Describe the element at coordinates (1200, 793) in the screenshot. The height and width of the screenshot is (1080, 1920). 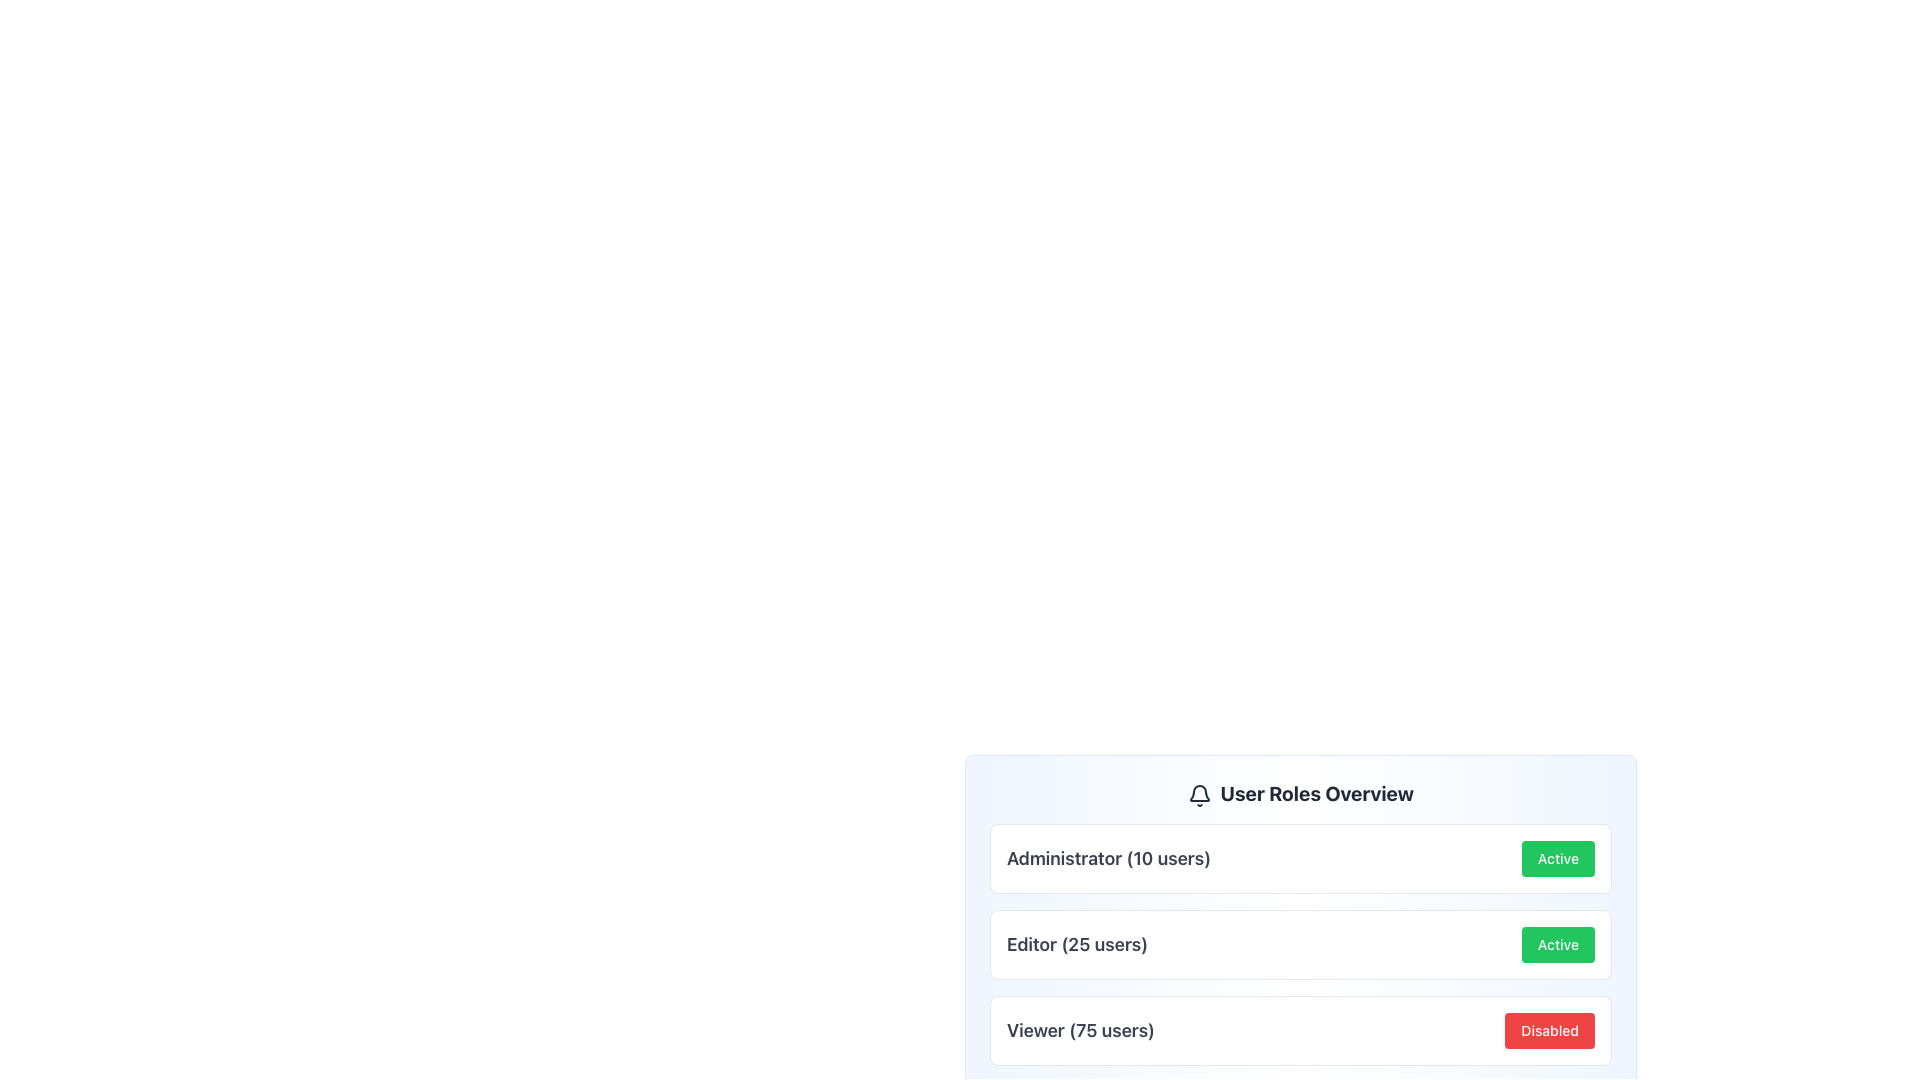
I see `the notification icon located to the left of the 'User Roles Overview' title text, which serves as an indicator for alerts related to user roles` at that location.